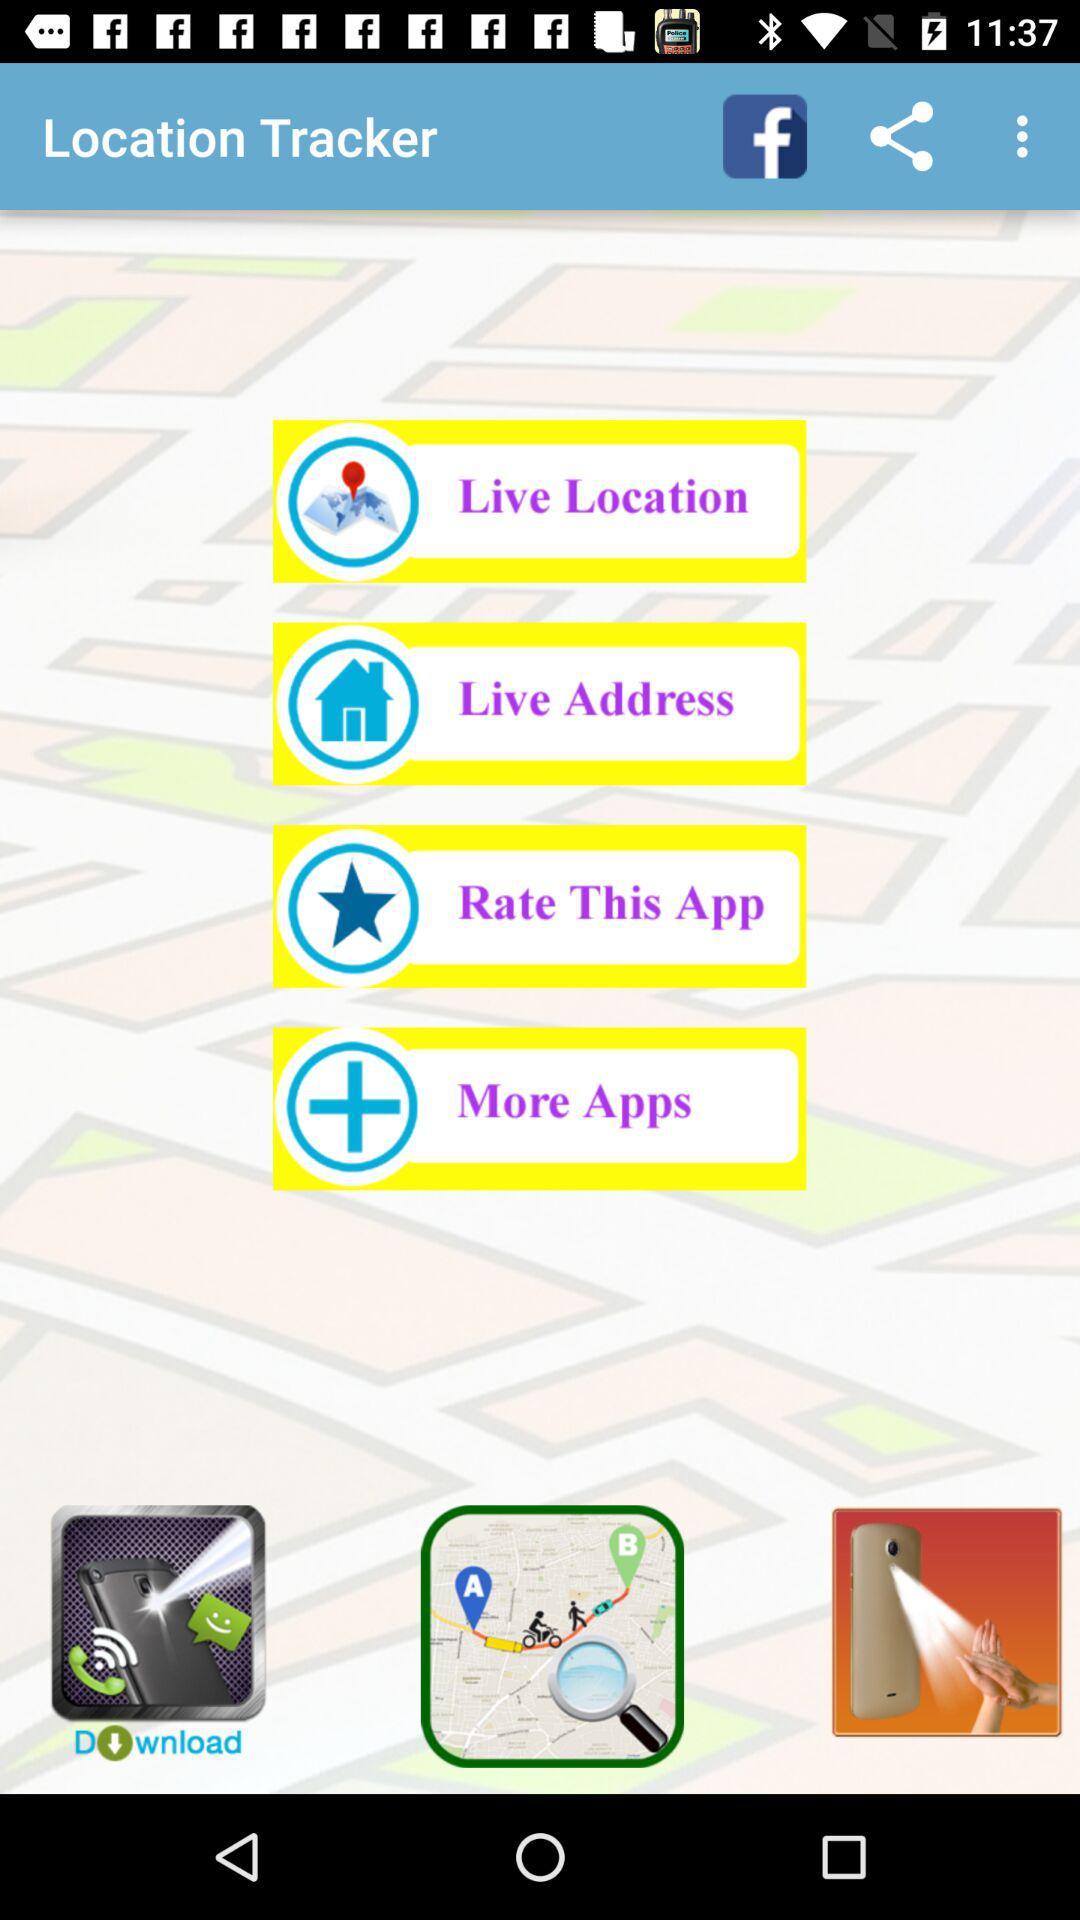 The width and height of the screenshot is (1080, 1920). I want to click on rate the app, so click(538, 905).